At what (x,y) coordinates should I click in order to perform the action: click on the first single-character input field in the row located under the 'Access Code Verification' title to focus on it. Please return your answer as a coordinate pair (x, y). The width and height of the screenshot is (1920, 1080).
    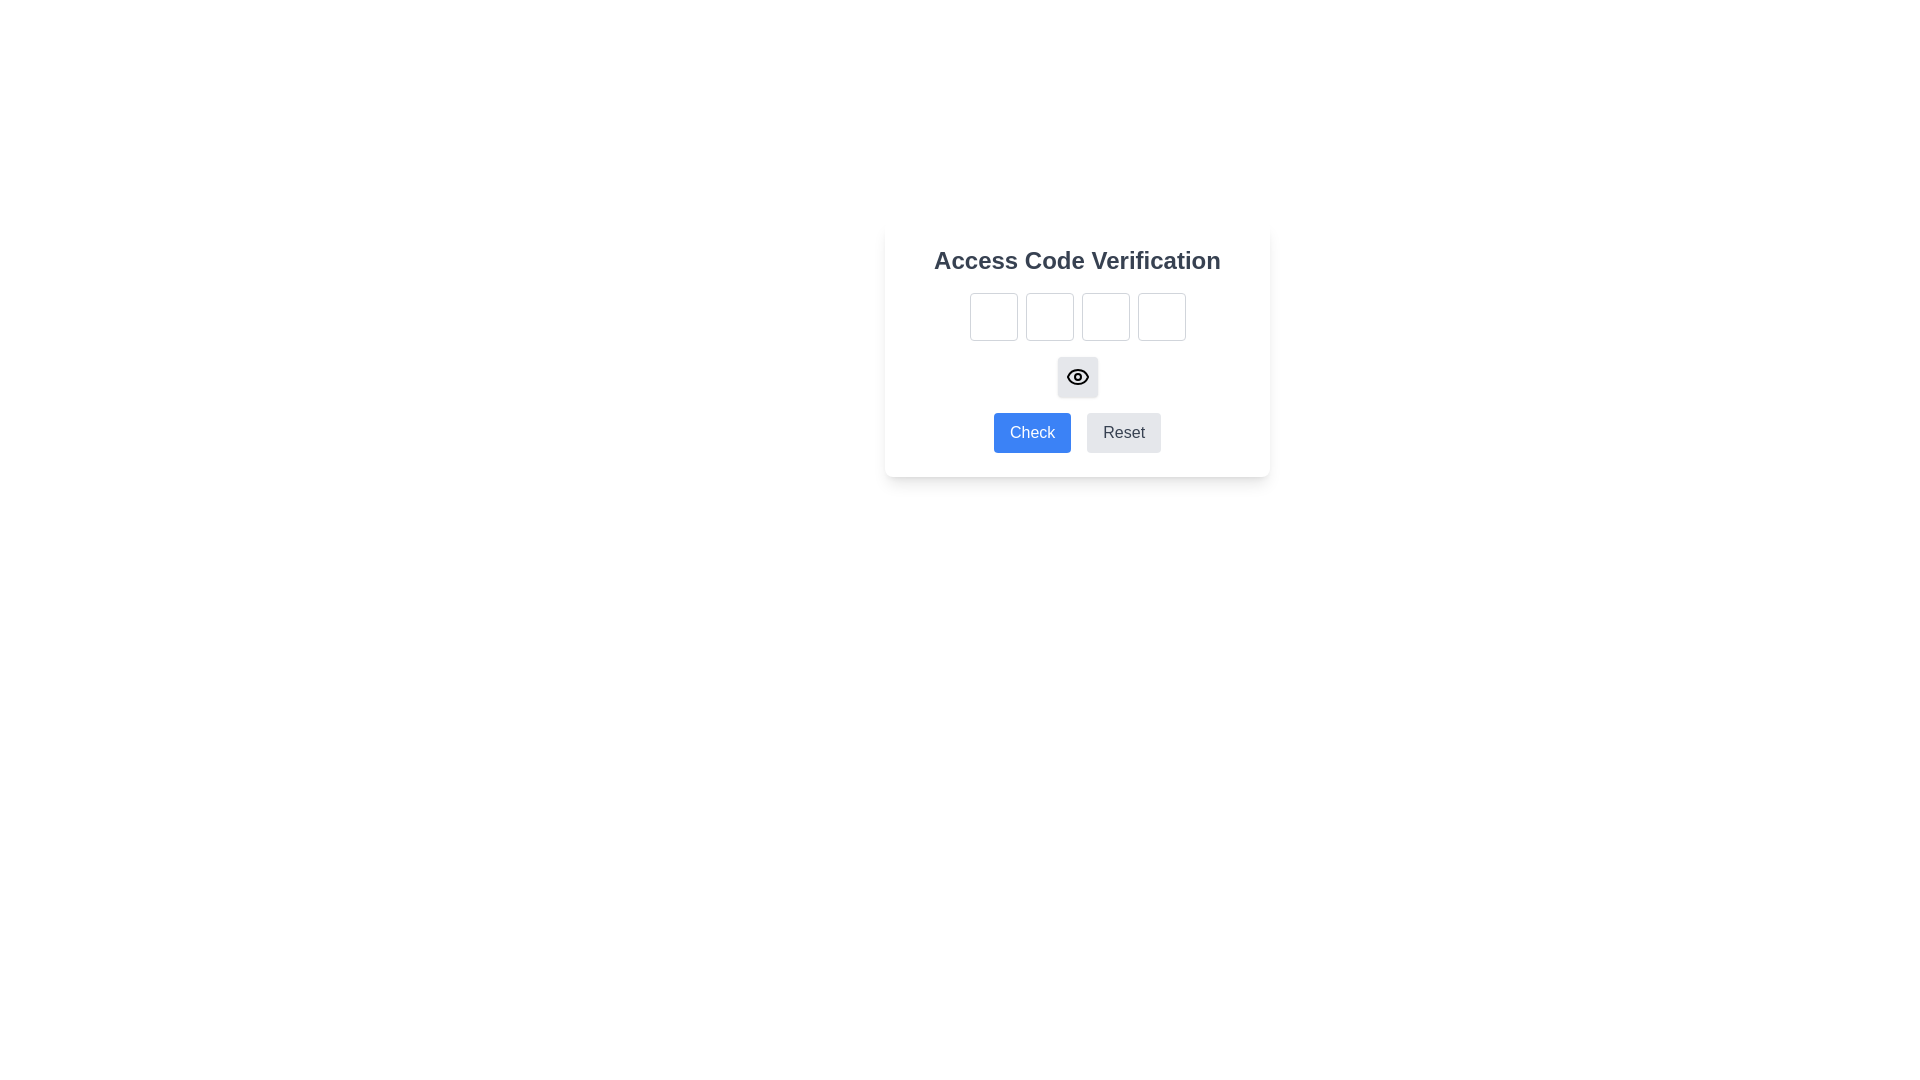
    Looking at the image, I should click on (1076, 315).